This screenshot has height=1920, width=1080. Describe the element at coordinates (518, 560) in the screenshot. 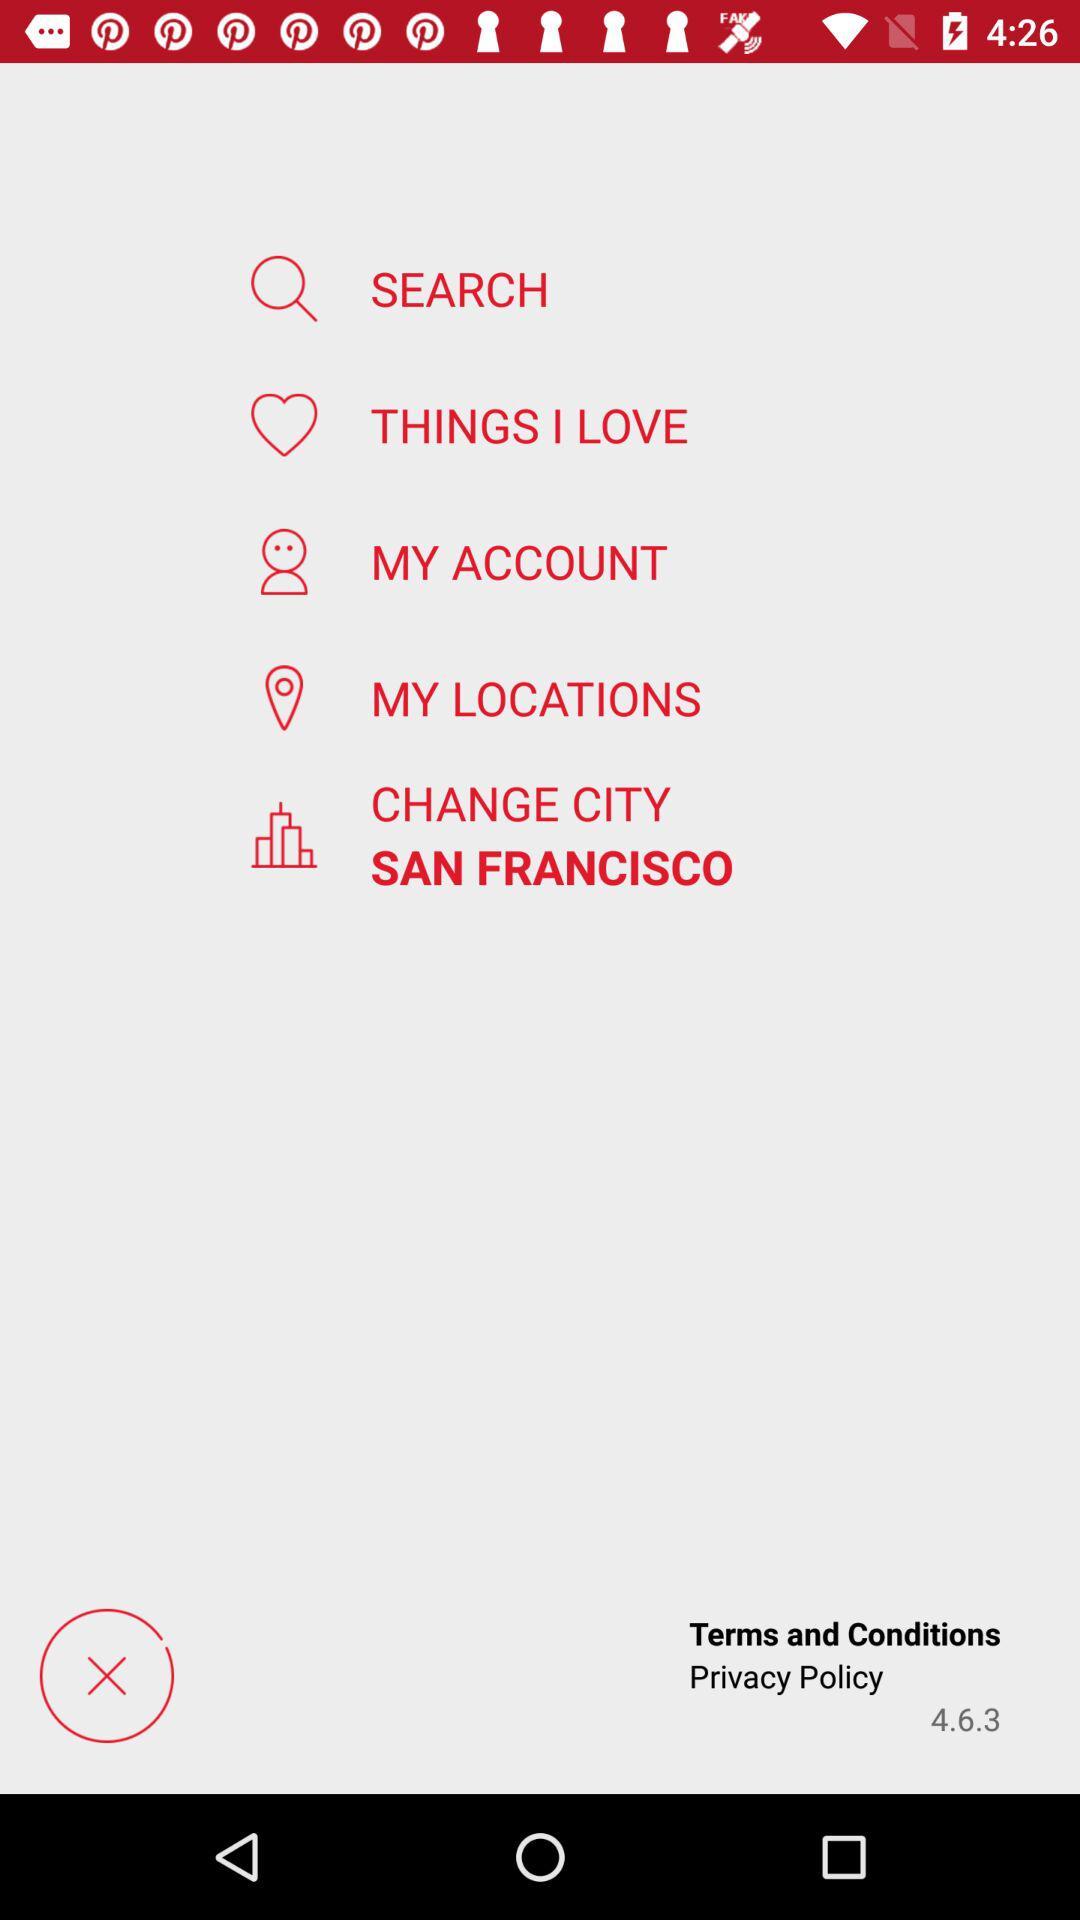

I see `the icon below the things i love icon` at that location.